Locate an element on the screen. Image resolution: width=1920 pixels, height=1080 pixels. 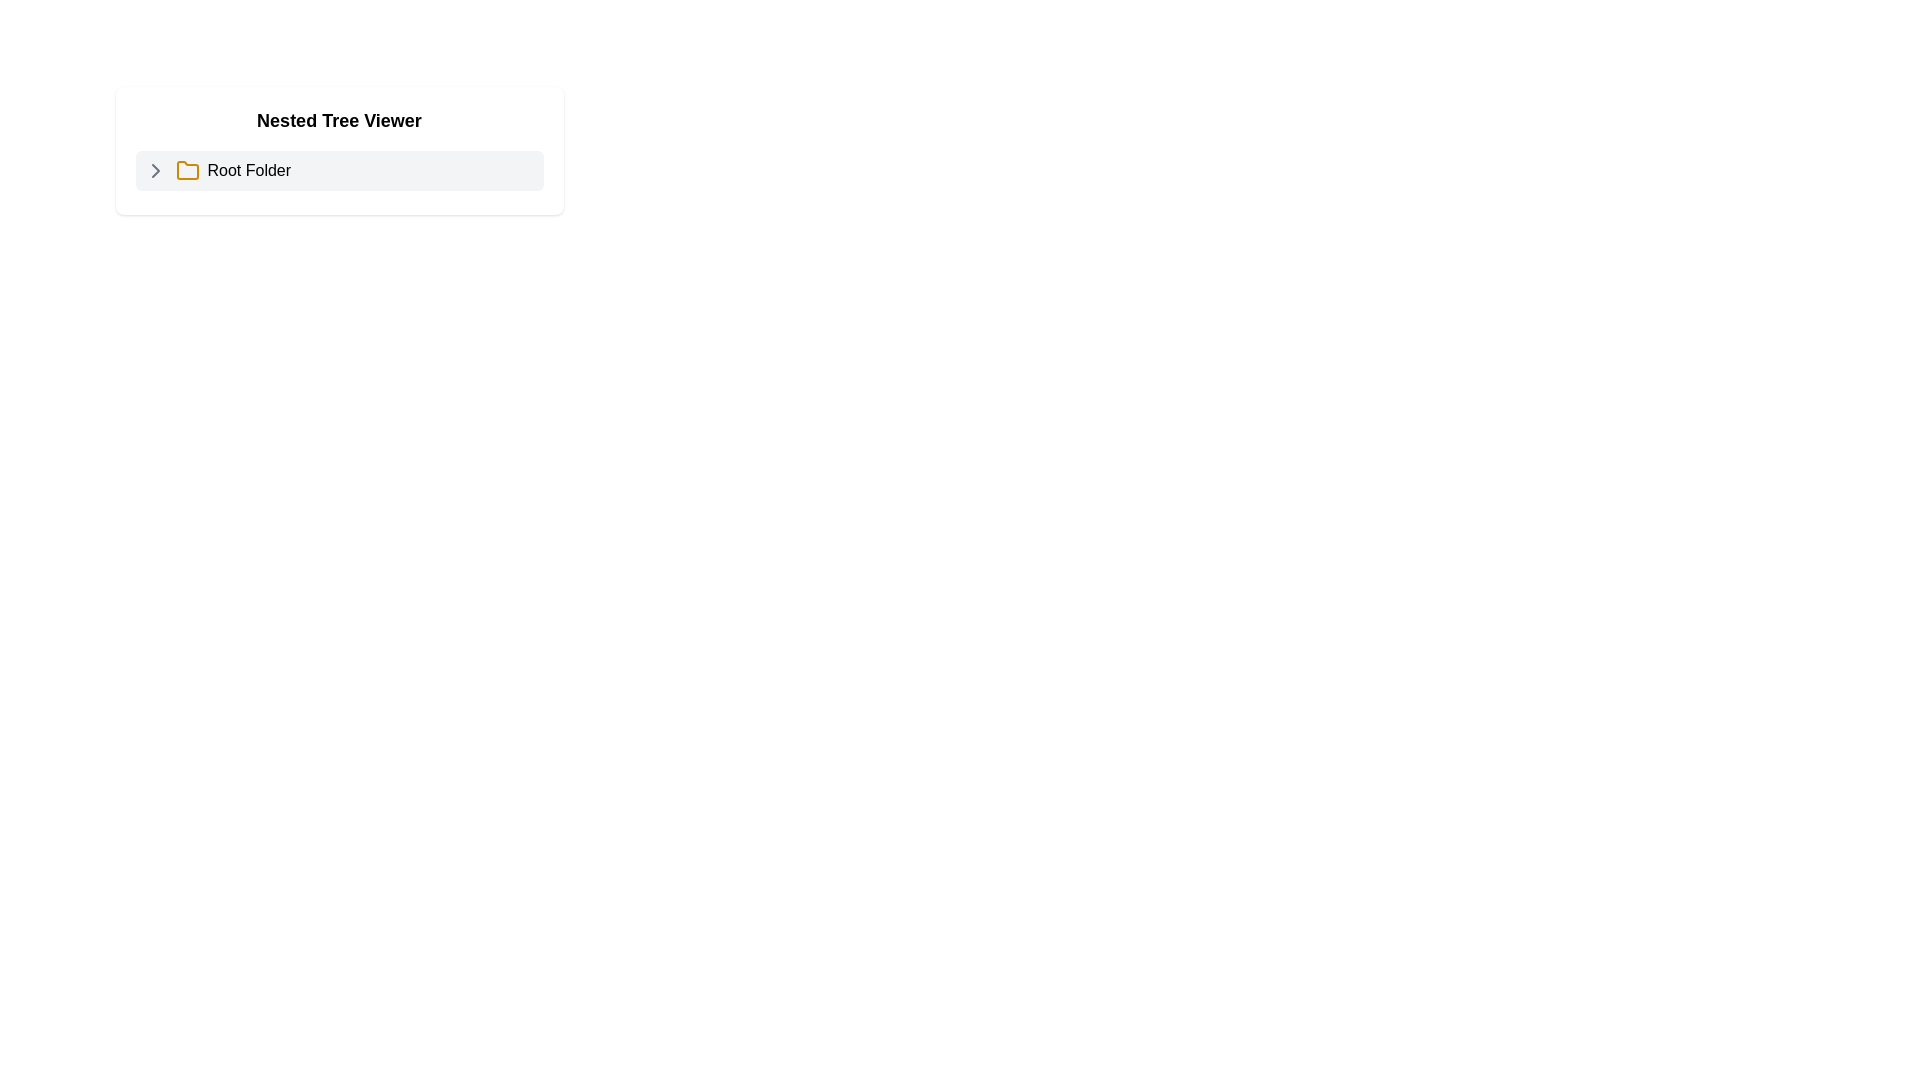
the right-facing gray chevron icon located to the left of the 'Root Folder' entry in the tree viewer is located at coordinates (154, 169).